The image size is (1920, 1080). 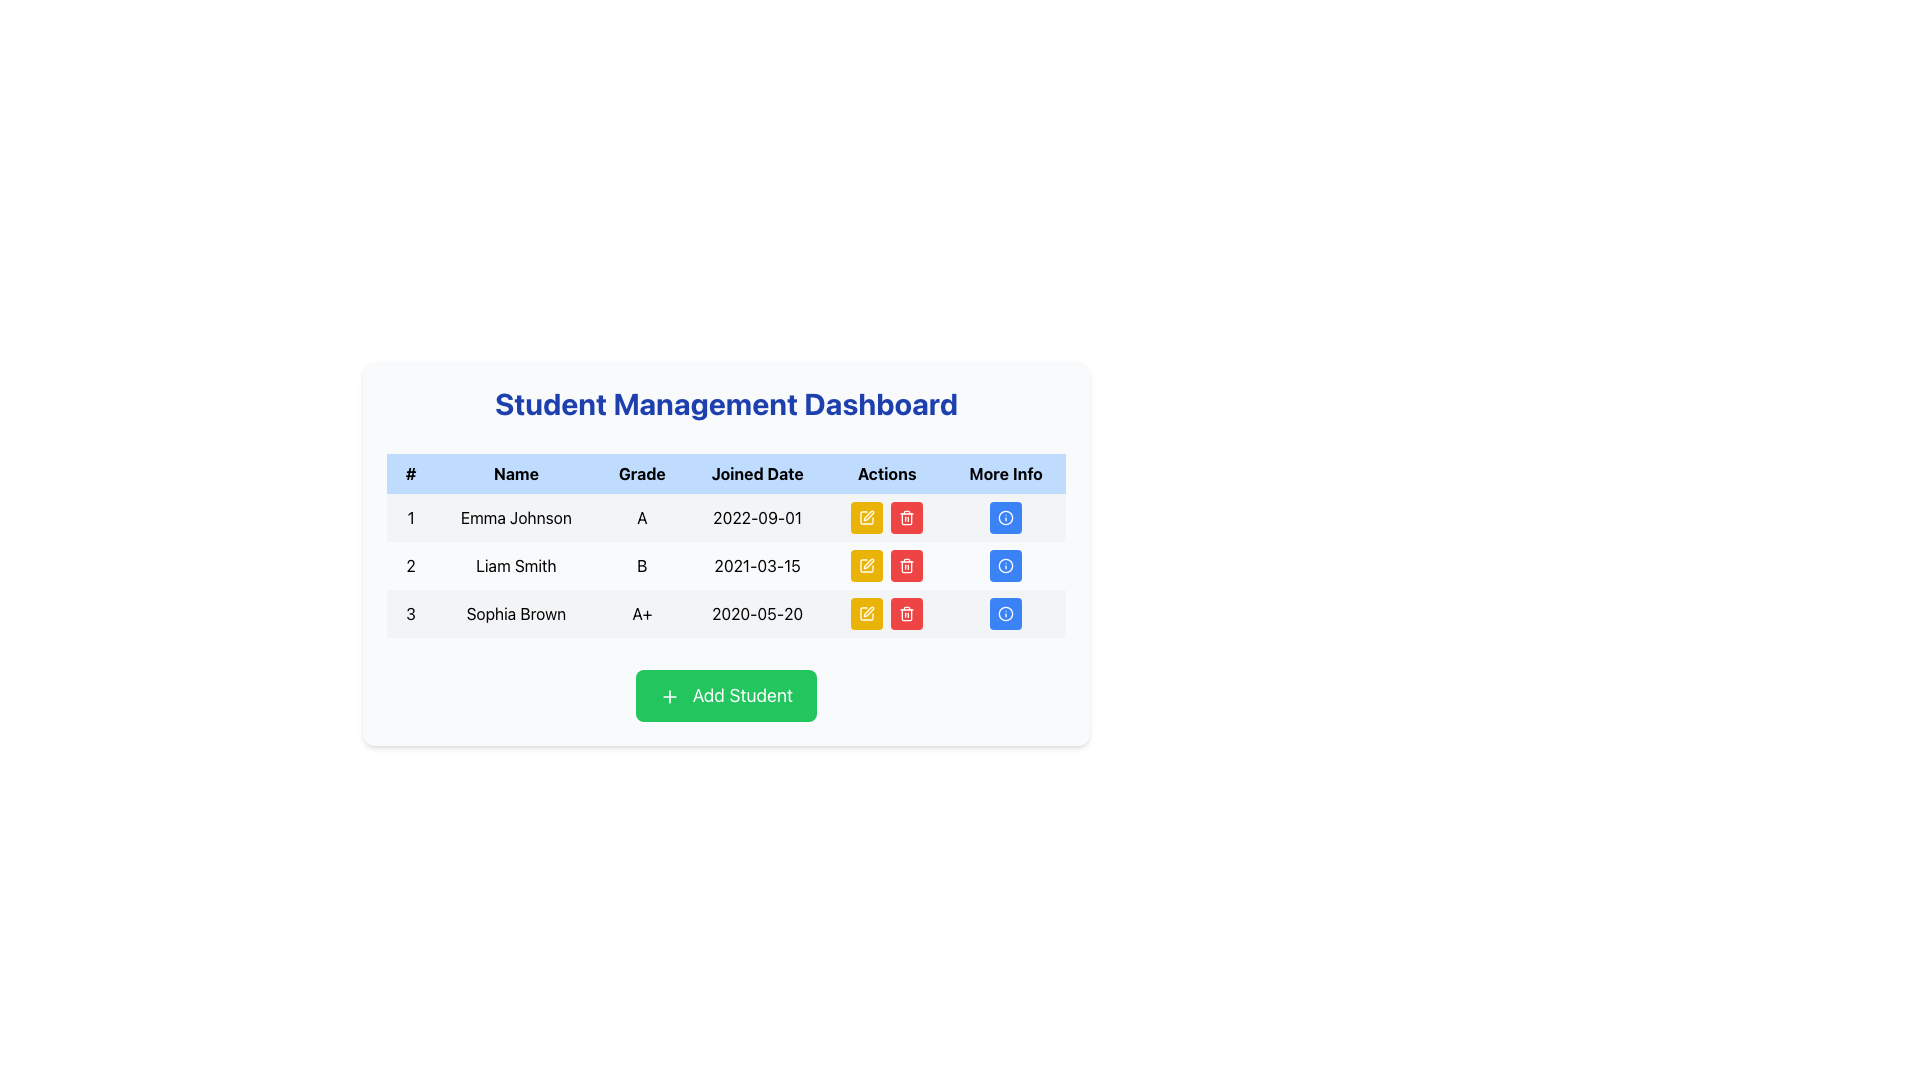 What do you see at coordinates (642, 474) in the screenshot?
I see `the 'Grade' text label in the header row of the table, which indicates grade-related information for the entries beneath it` at bounding box center [642, 474].